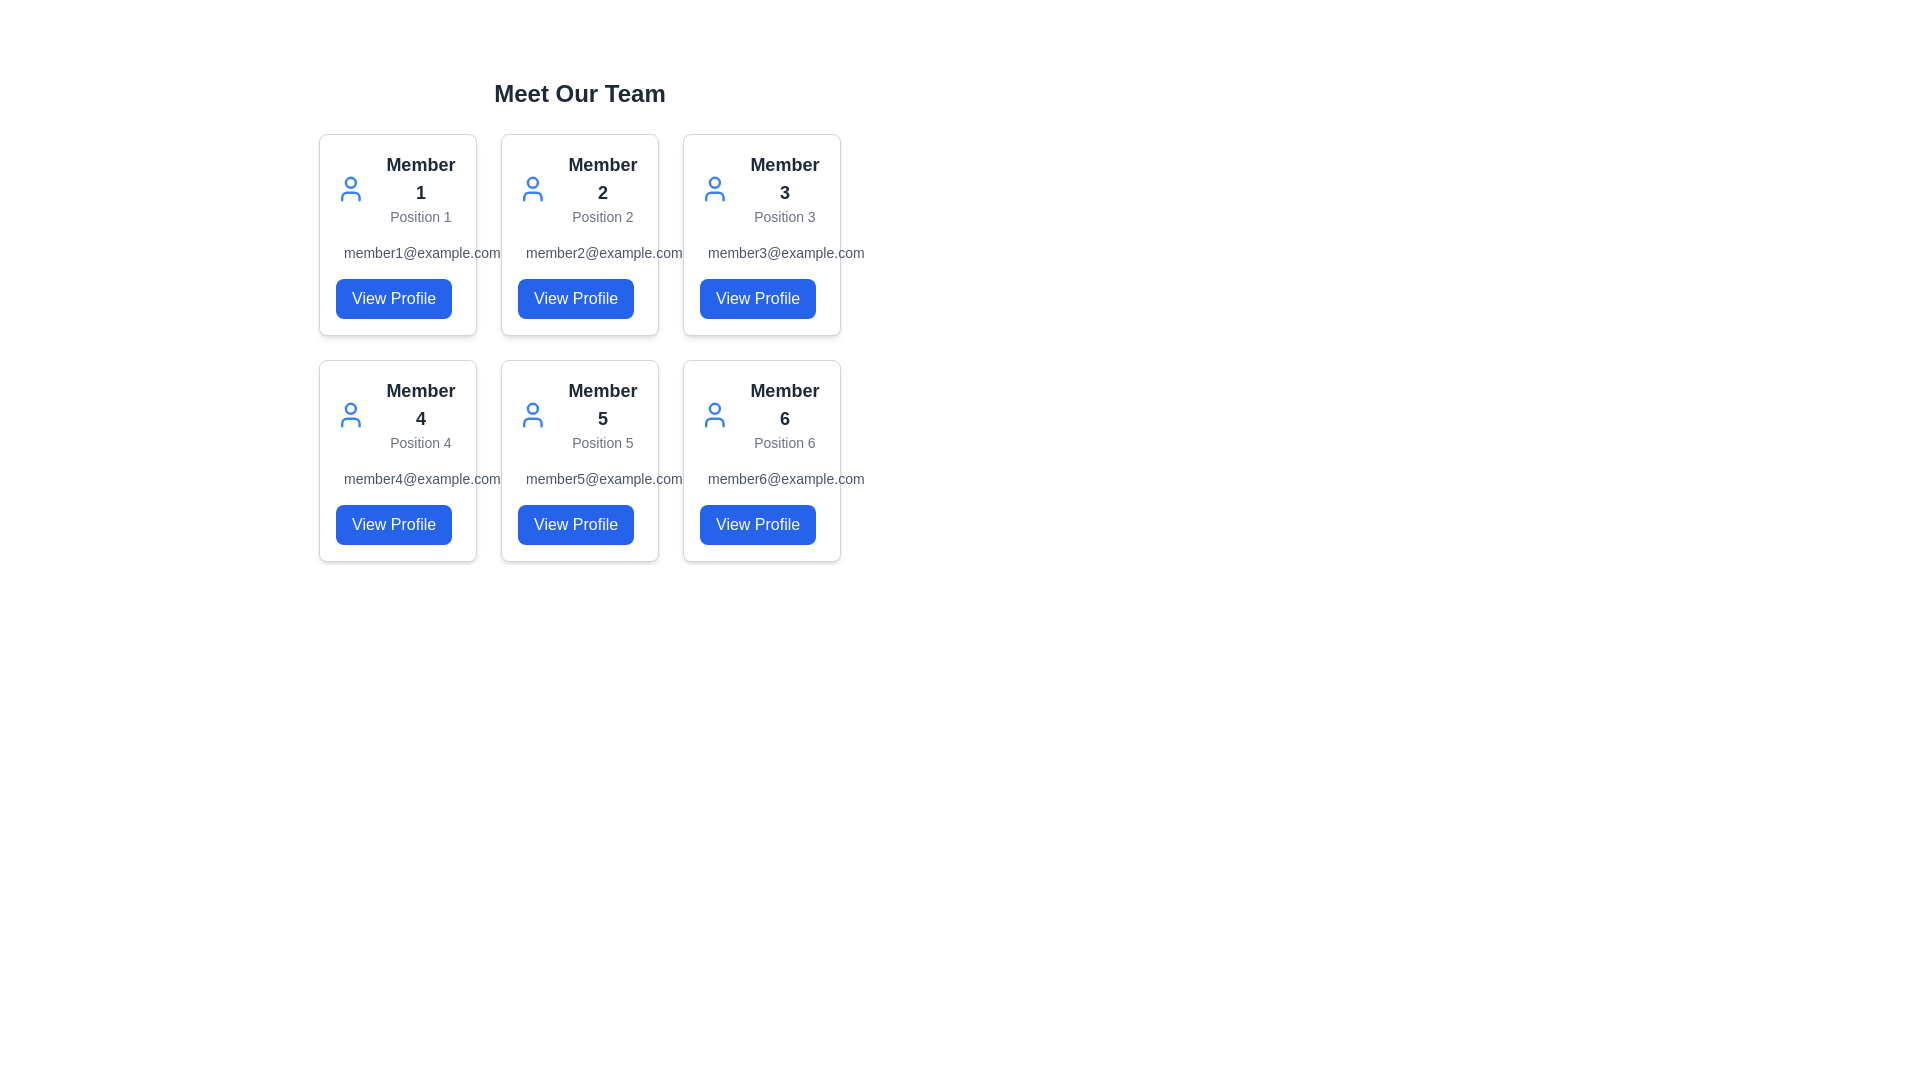 The image size is (1920, 1080). Describe the element at coordinates (757, 523) in the screenshot. I see `the blue 'View Profile' button with white text located at the bottom-right of the card for 'Member 6'` at that location.